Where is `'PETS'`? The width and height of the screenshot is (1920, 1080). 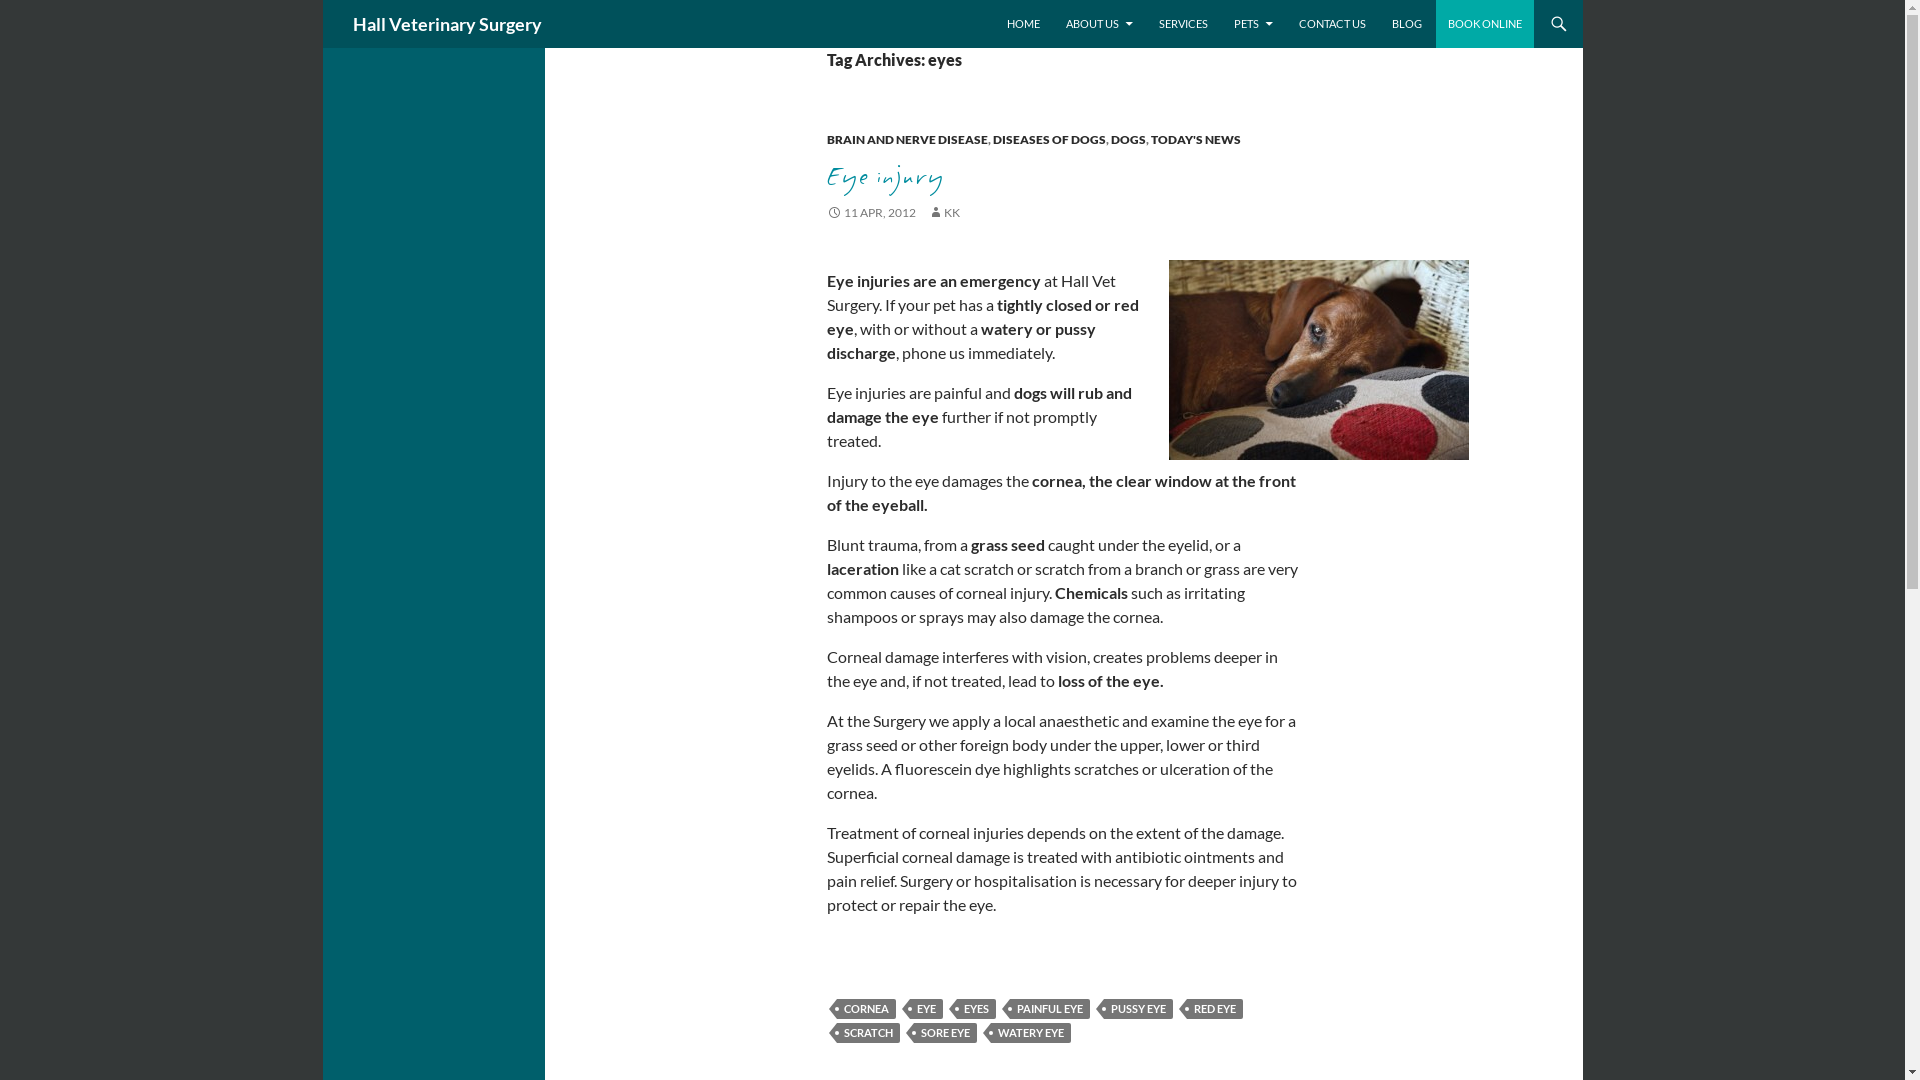
'PETS' is located at coordinates (1252, 23).